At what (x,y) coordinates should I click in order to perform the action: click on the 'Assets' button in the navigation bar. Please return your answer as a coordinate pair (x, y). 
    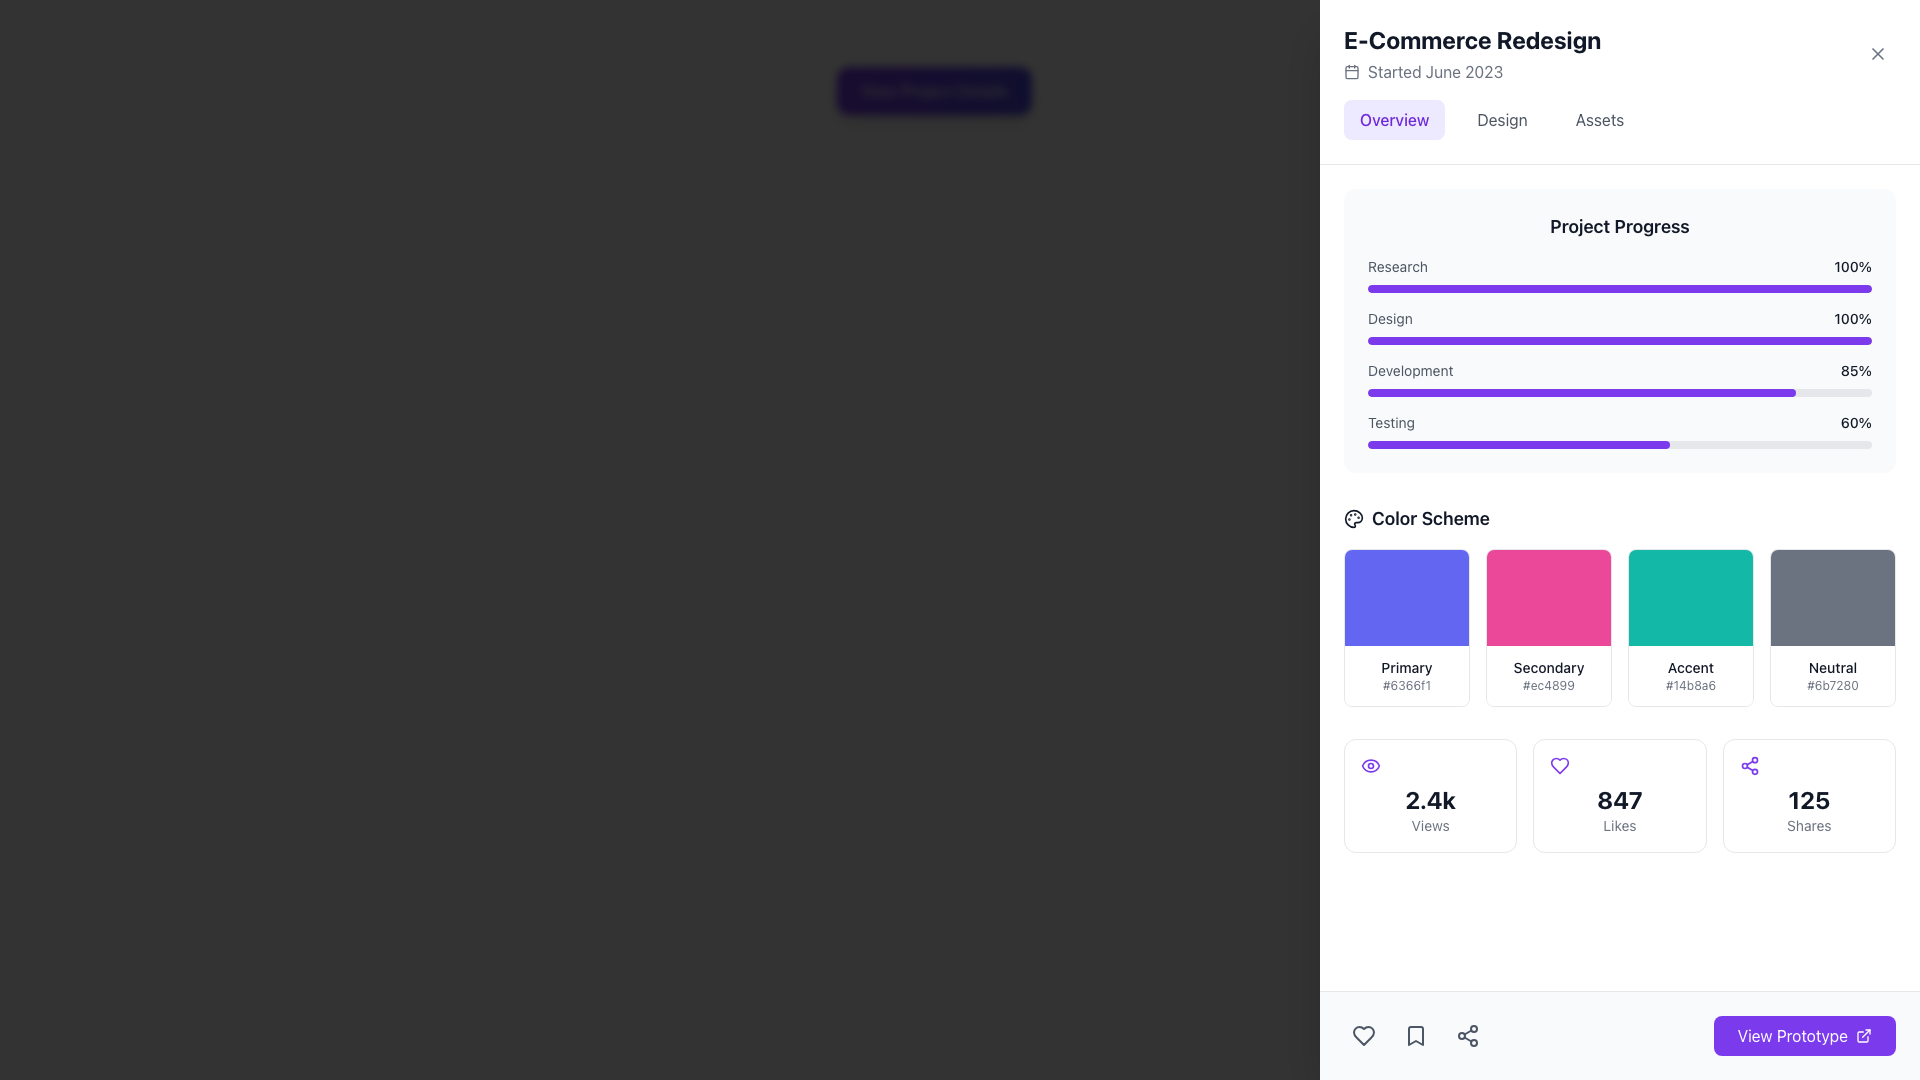
    Looking at the image, I should click on (1598, 119).